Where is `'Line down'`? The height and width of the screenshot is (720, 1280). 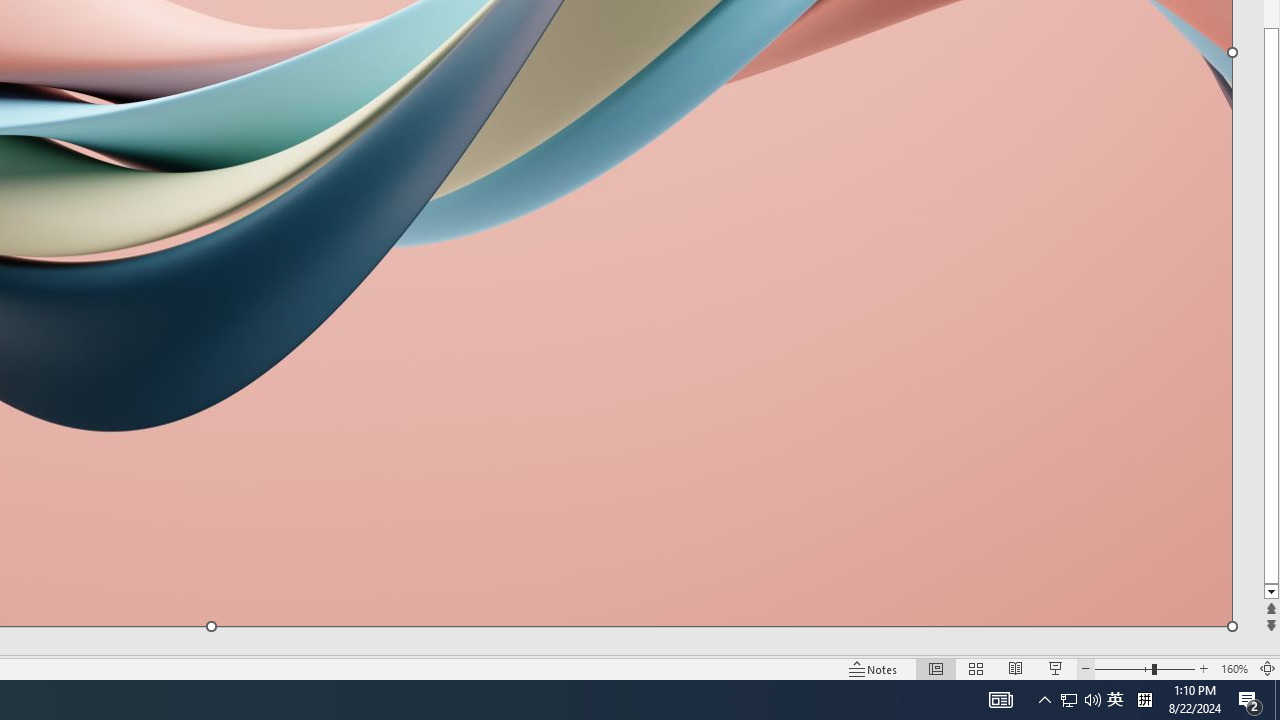
'Line down' is located at coordinates (1270, 591).